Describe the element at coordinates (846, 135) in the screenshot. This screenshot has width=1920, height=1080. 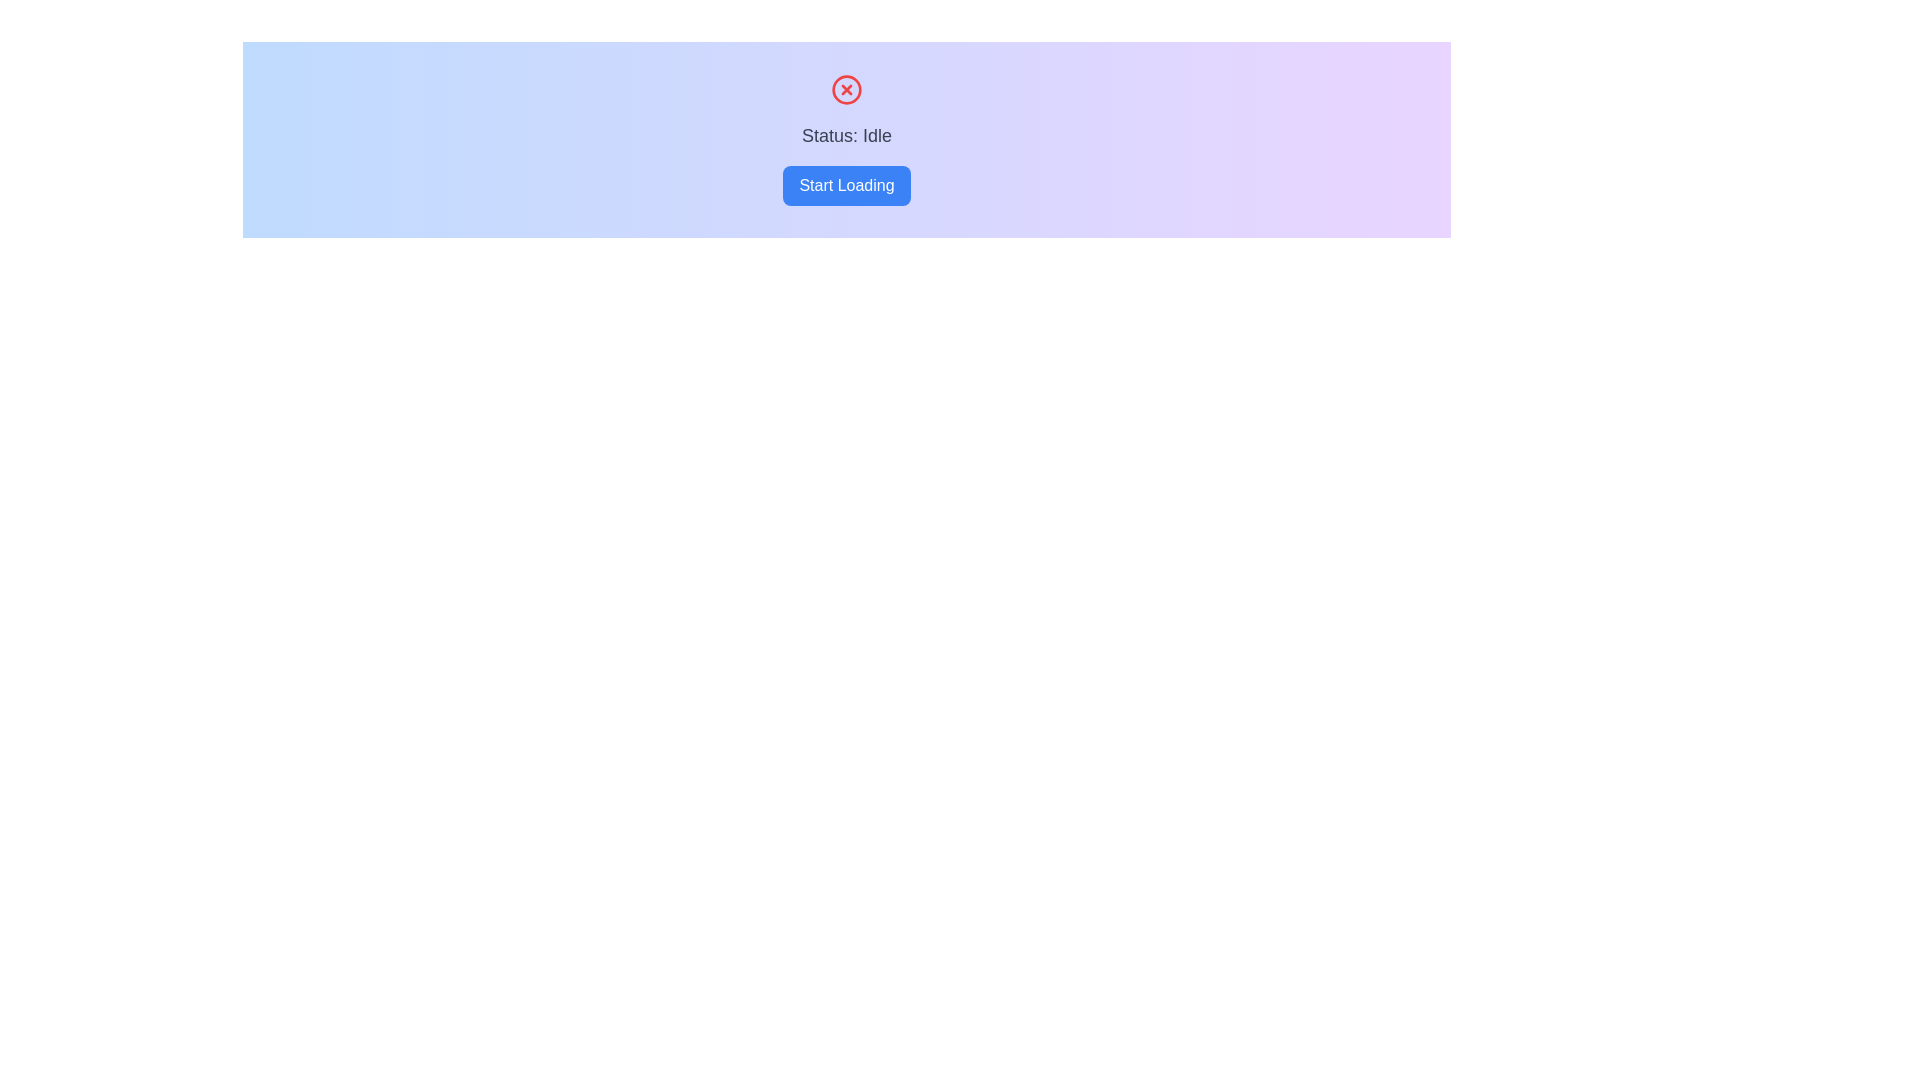
I see `the Text Label displaying 'Status: Idle', which is centrally positioned below a status icon and above a 'Start Loading' button` at that location.